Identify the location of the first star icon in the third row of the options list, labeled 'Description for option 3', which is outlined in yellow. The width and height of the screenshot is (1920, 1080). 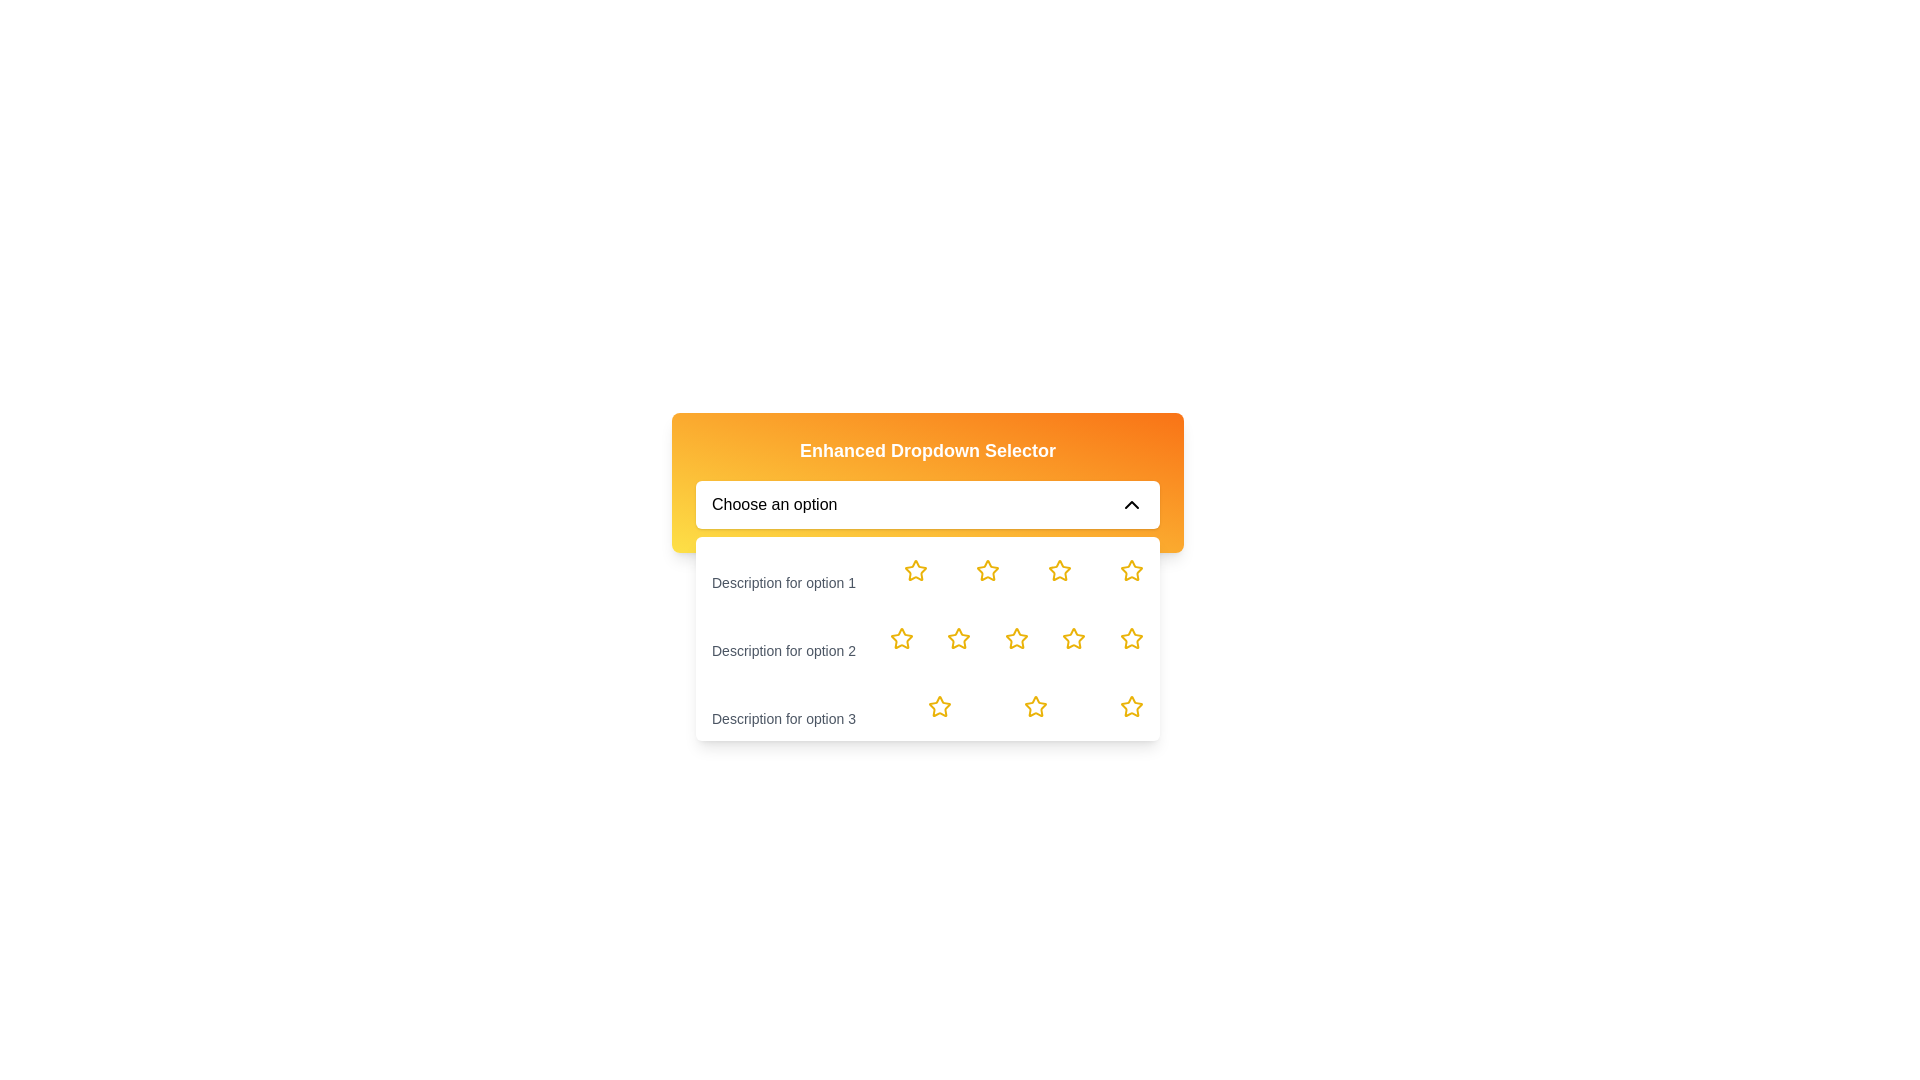
(939, 705).